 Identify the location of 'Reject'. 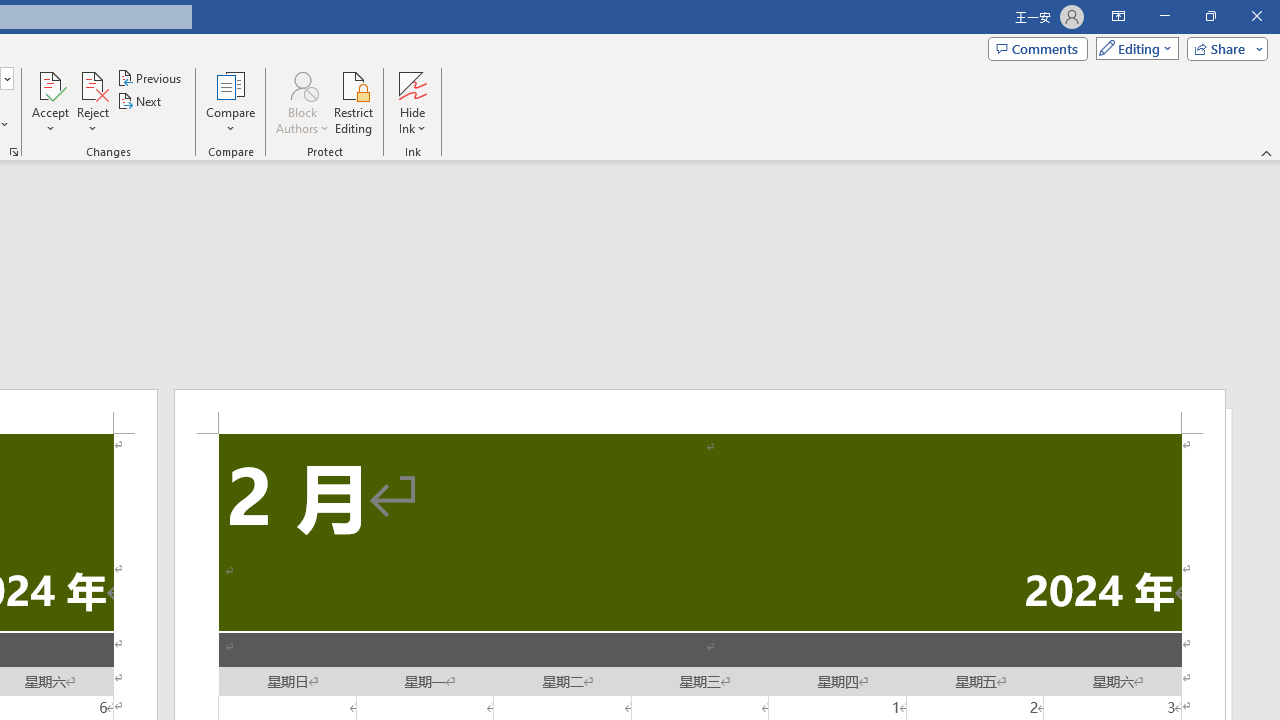
(91, 103).